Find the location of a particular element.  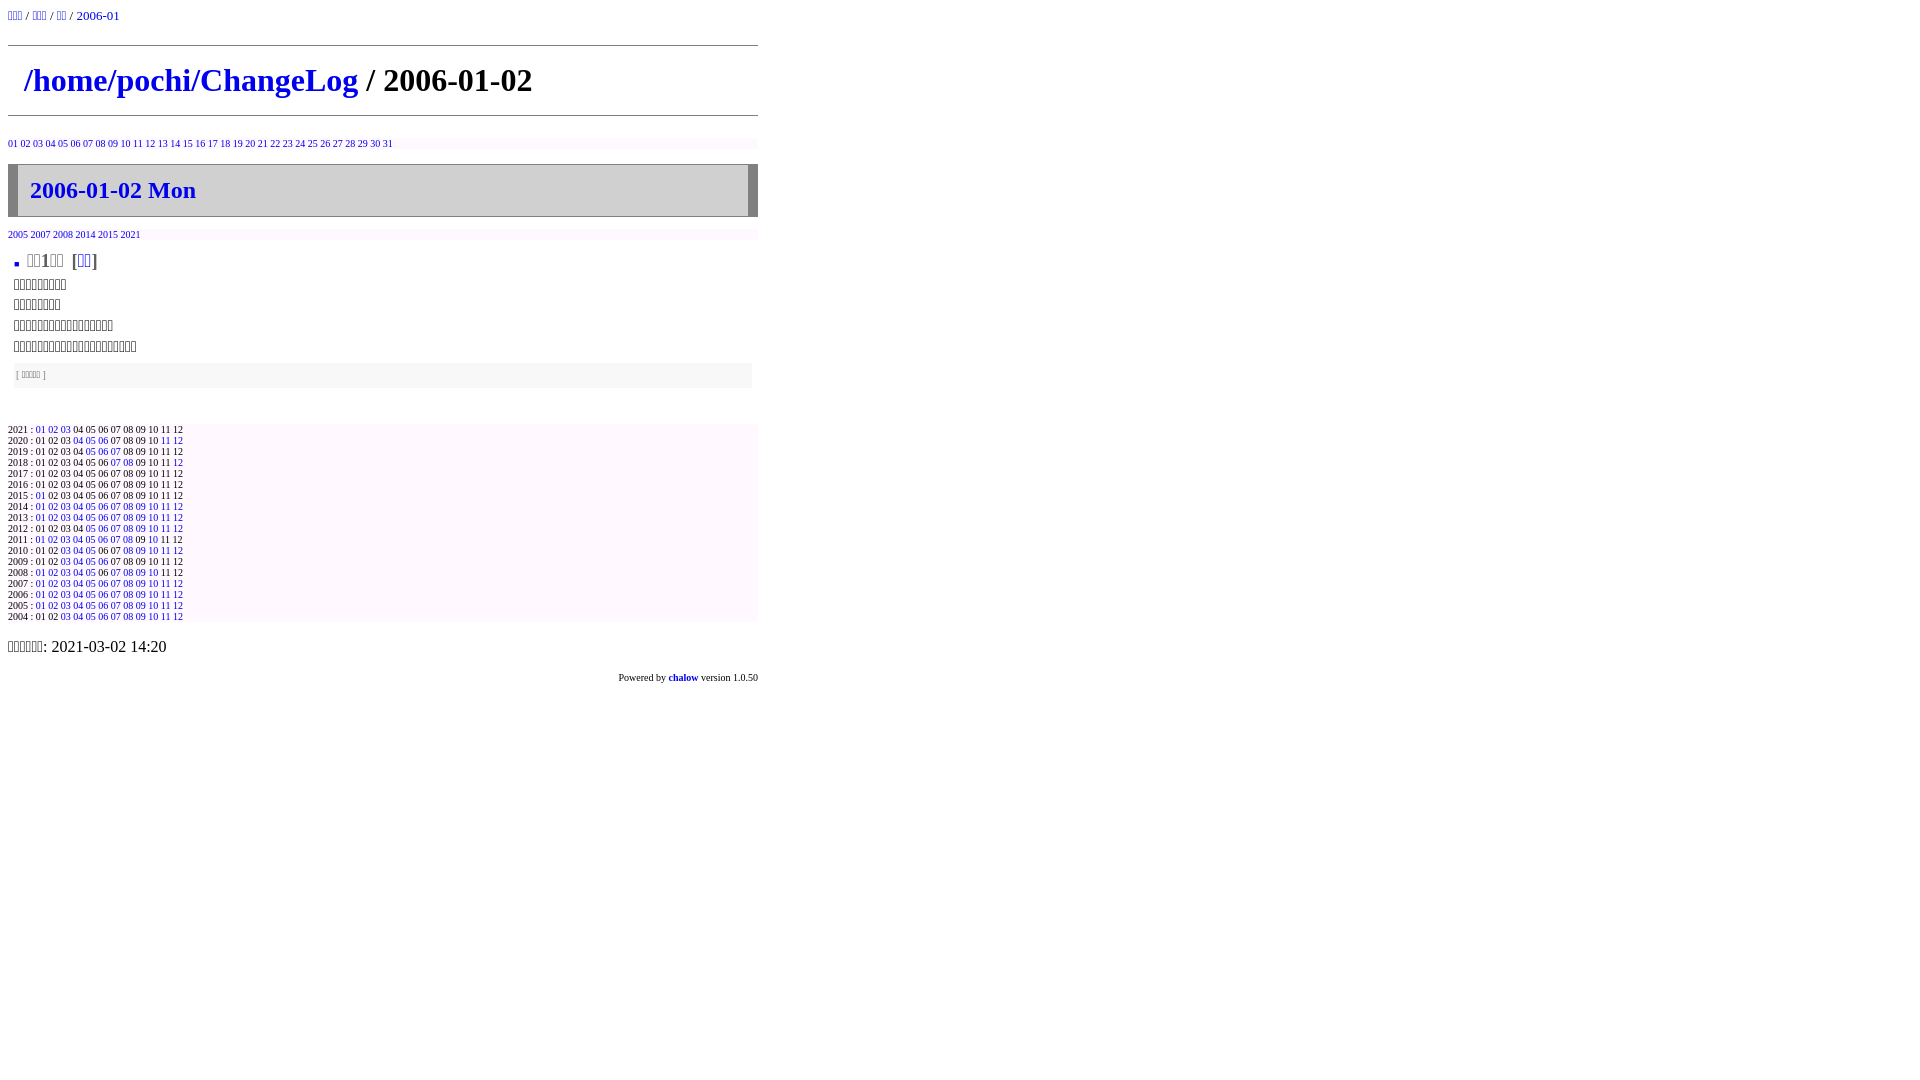

'03' is located at coordinates (61, 428).